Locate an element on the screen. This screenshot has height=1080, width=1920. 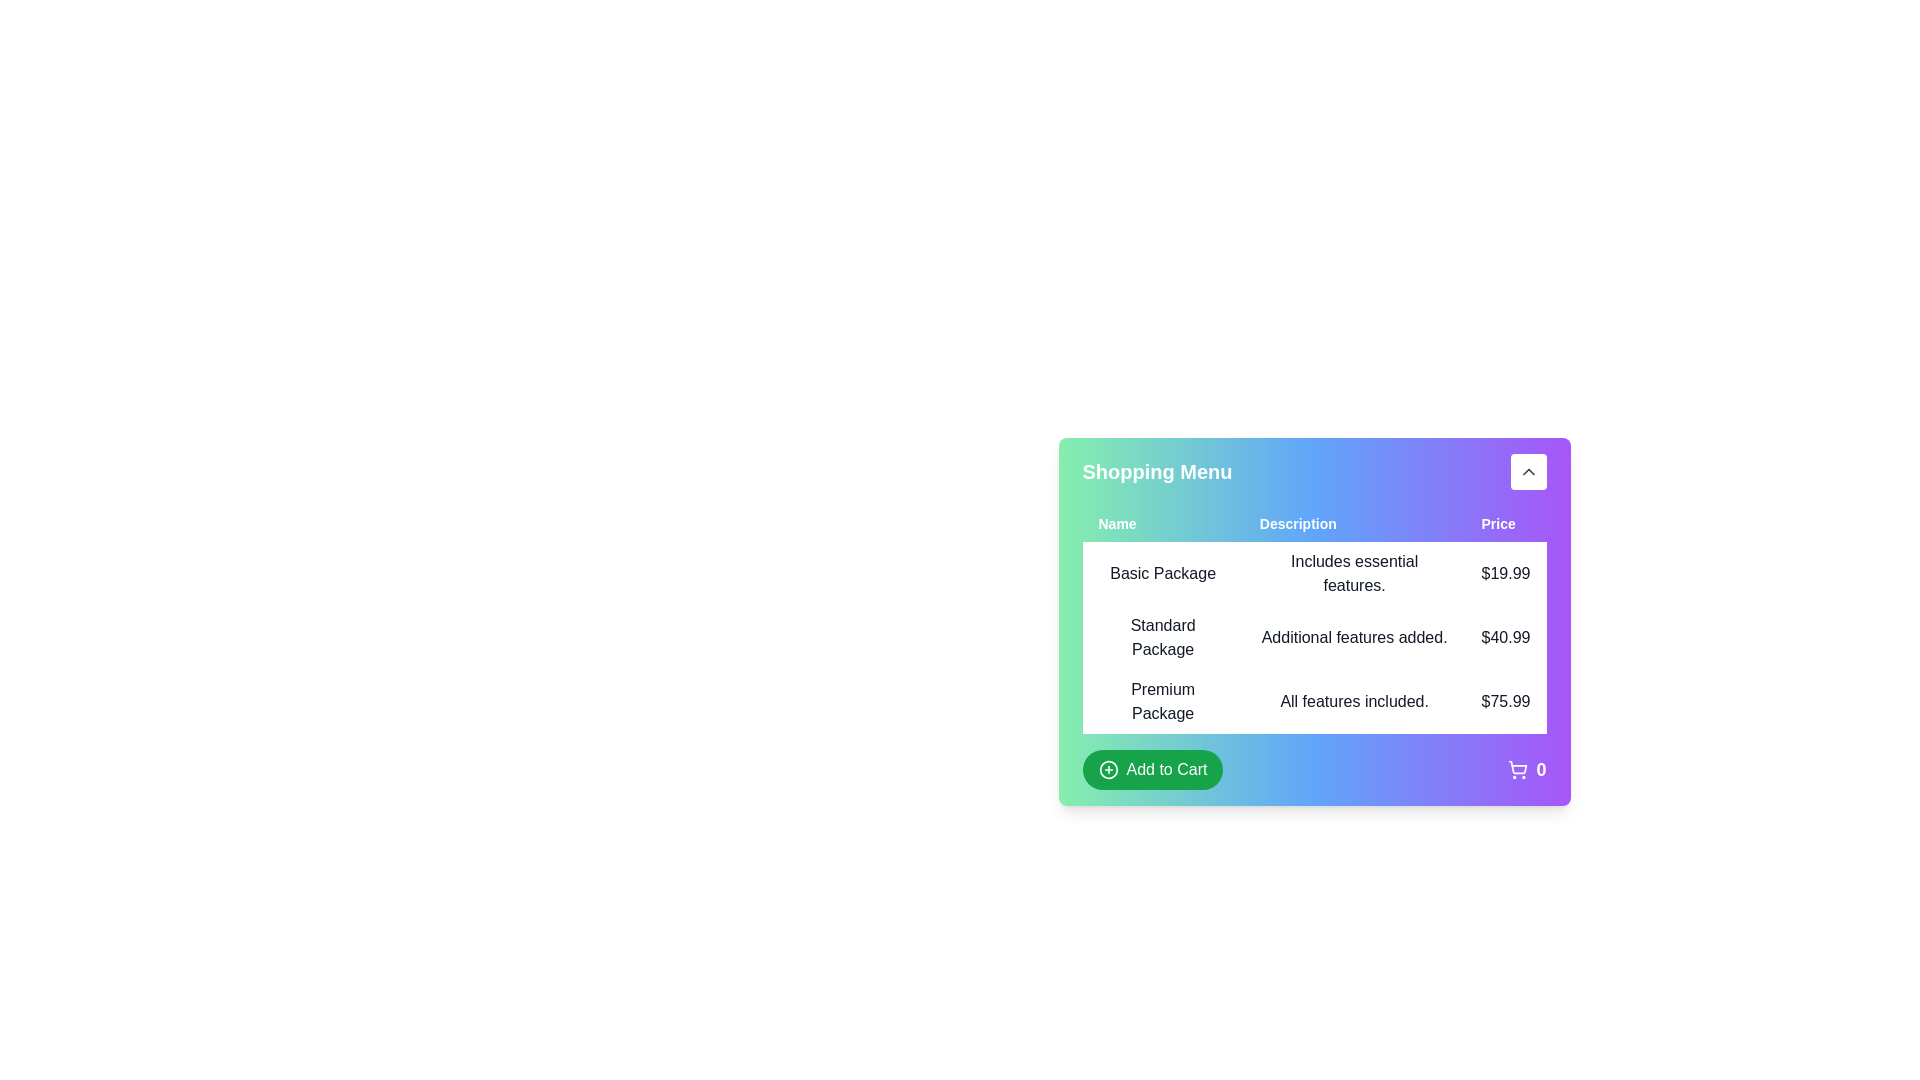
the descriptive text detailing the additional features of the 'Standard Package' in the pricing table, located in the middle column of the 'Standard Package' row is located at coordinates (1354, 637).